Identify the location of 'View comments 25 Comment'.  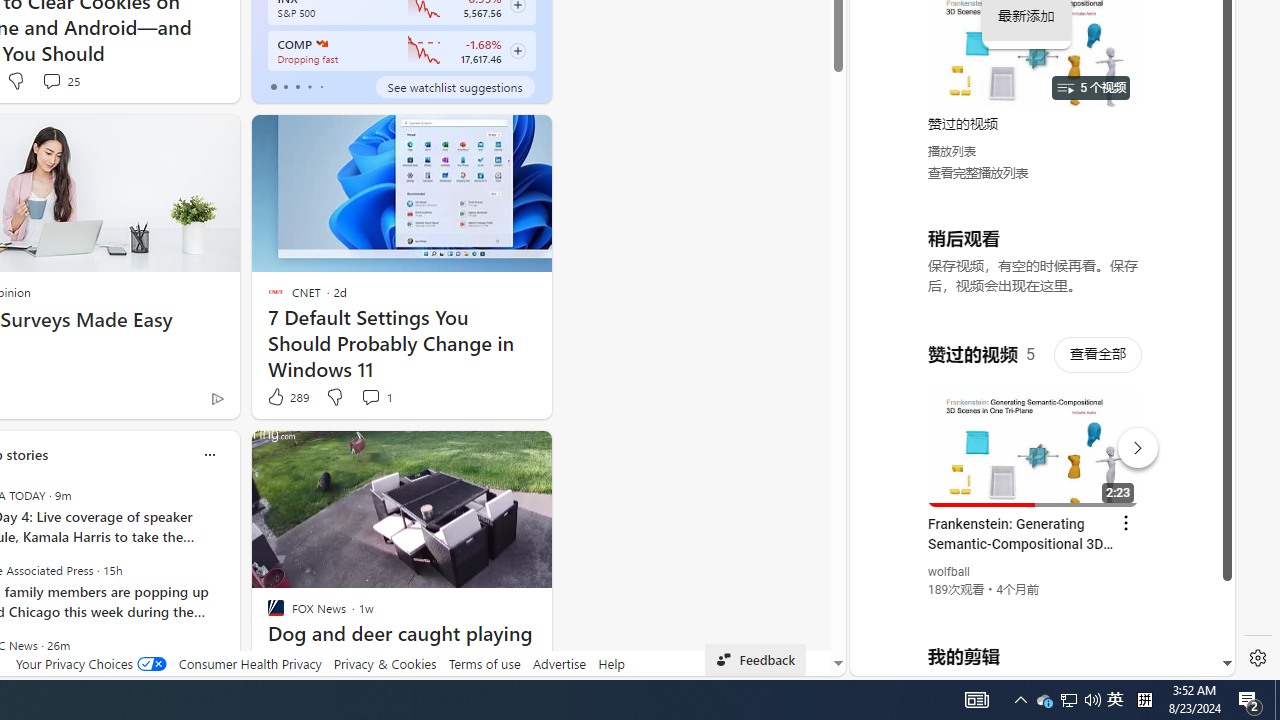
(60, 80).